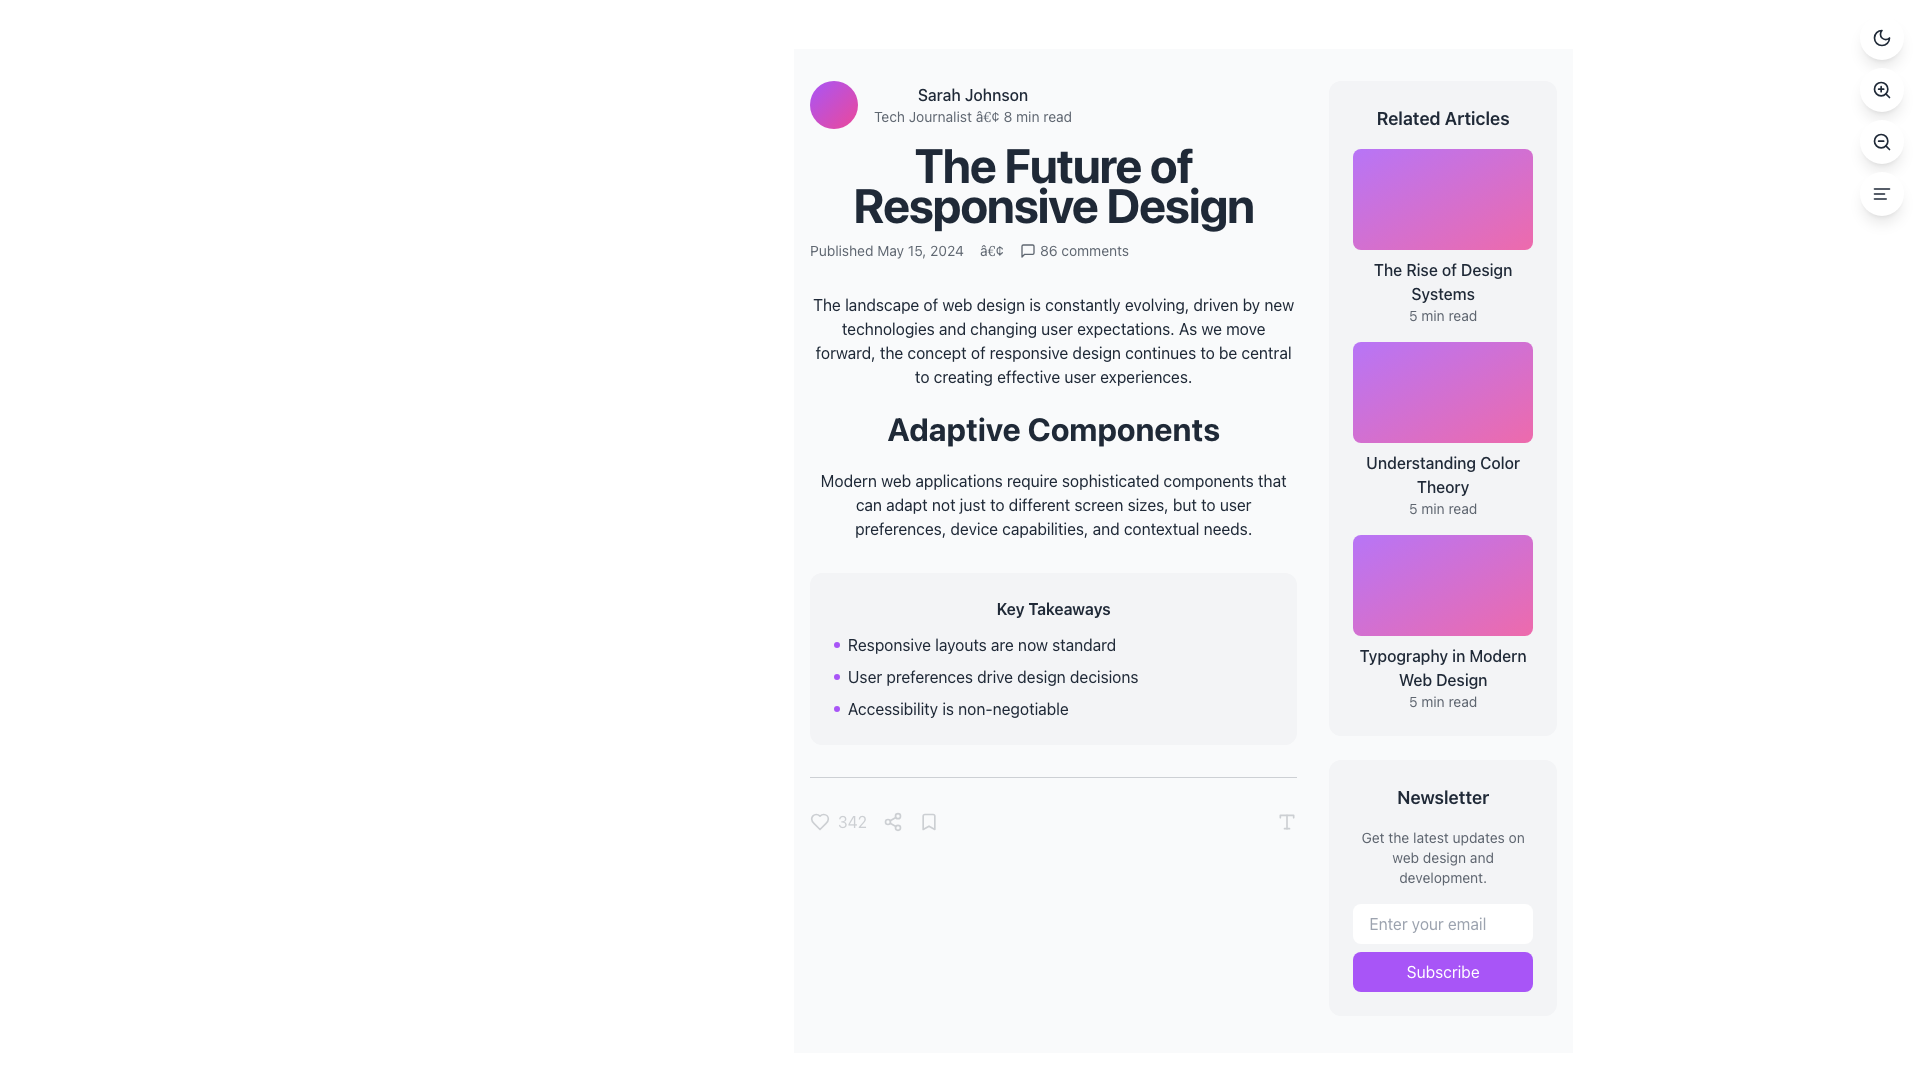 This screenshot has width=1920, height=1080. What do you see at coordinates (1027, 249) in the screenshot?
I see `the SVG element representing the message or chat bubble icon located near the top section of the article header area, adjacent to the comment count indicator` at bounding box center [1027, 249].